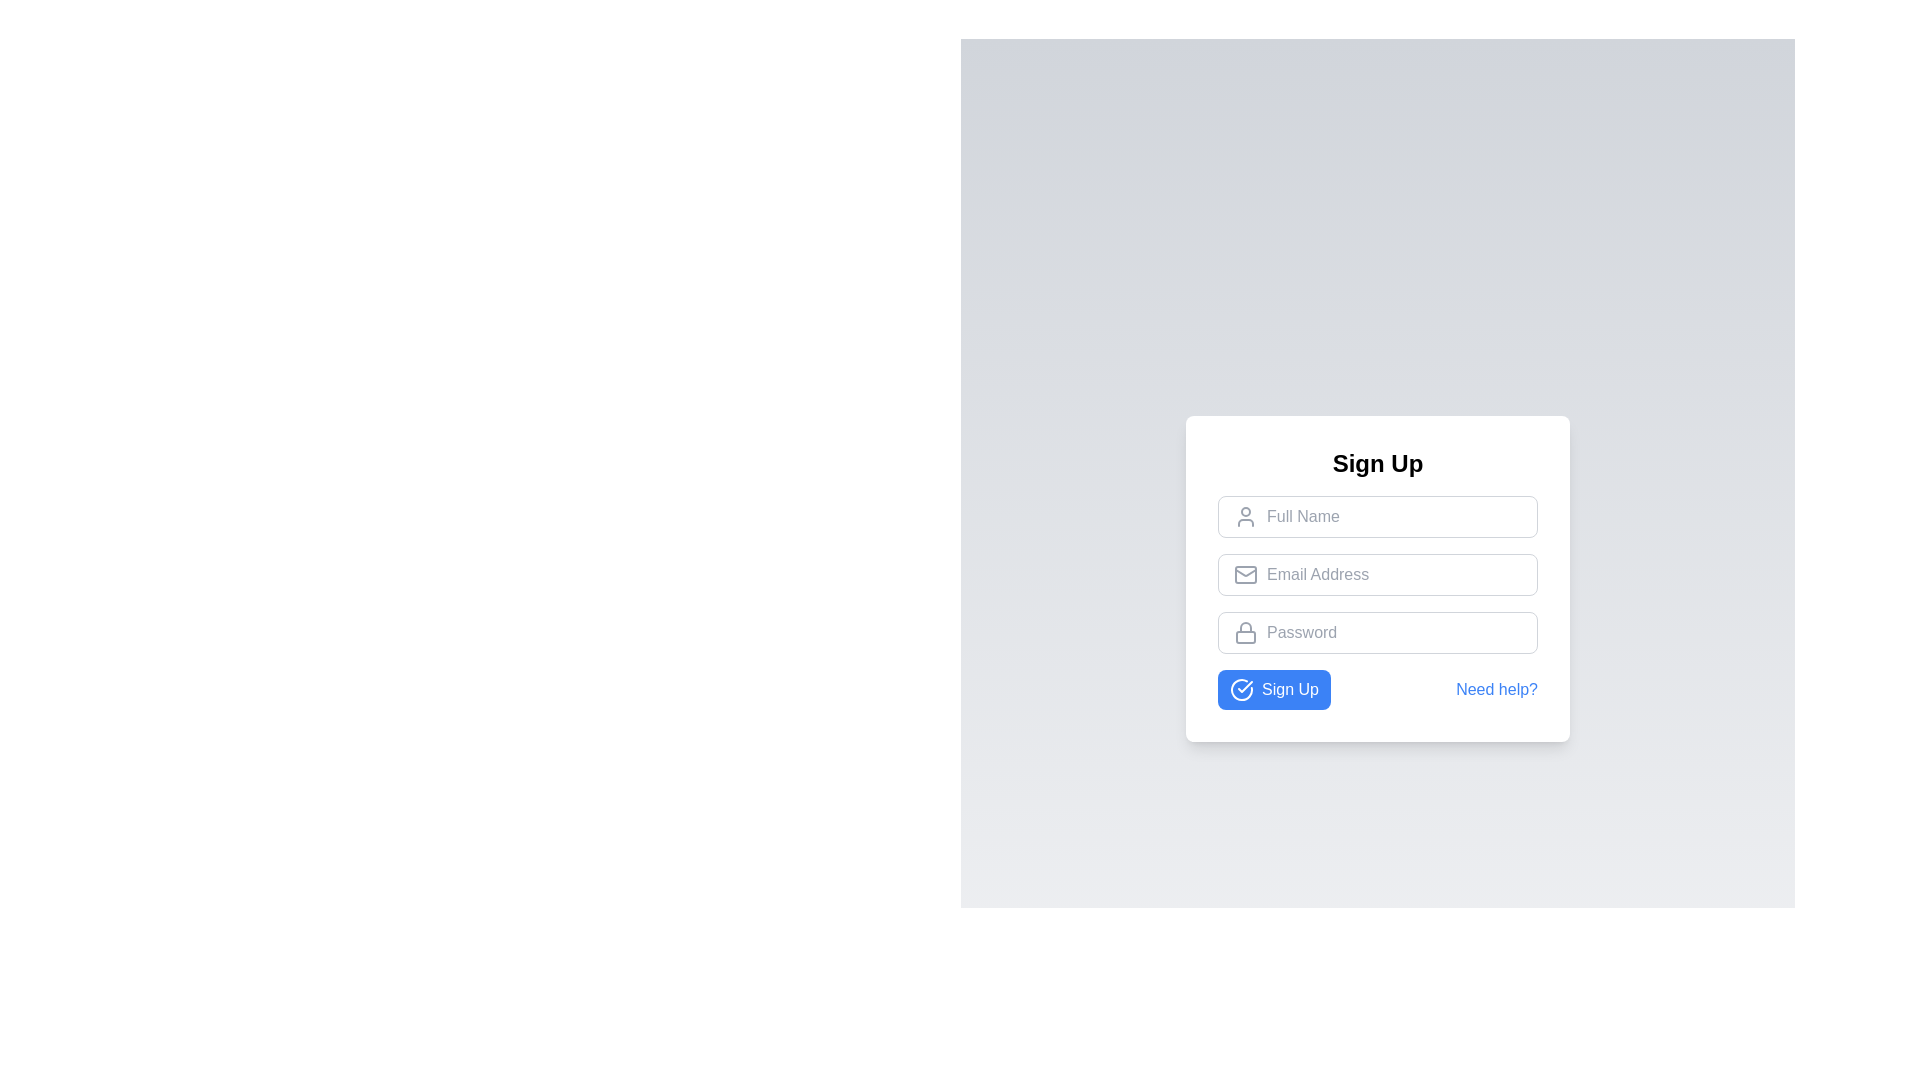  I want to click on the decorative hint icon located to the left of the 'Email Address' input field, so click(1245, 574).